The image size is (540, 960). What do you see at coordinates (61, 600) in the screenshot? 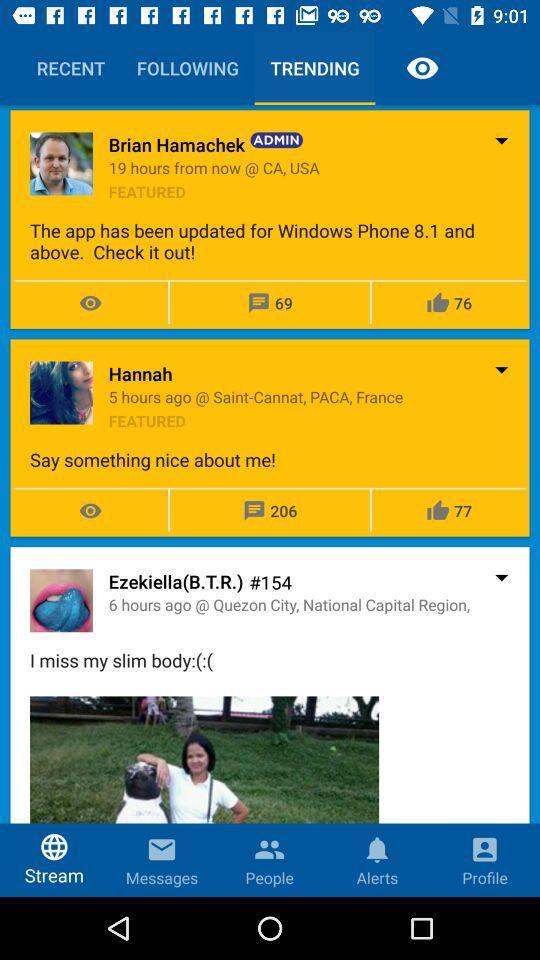
I see `move to image which is left tom the ezekiellabtr154` at bounding box center [61, 600].